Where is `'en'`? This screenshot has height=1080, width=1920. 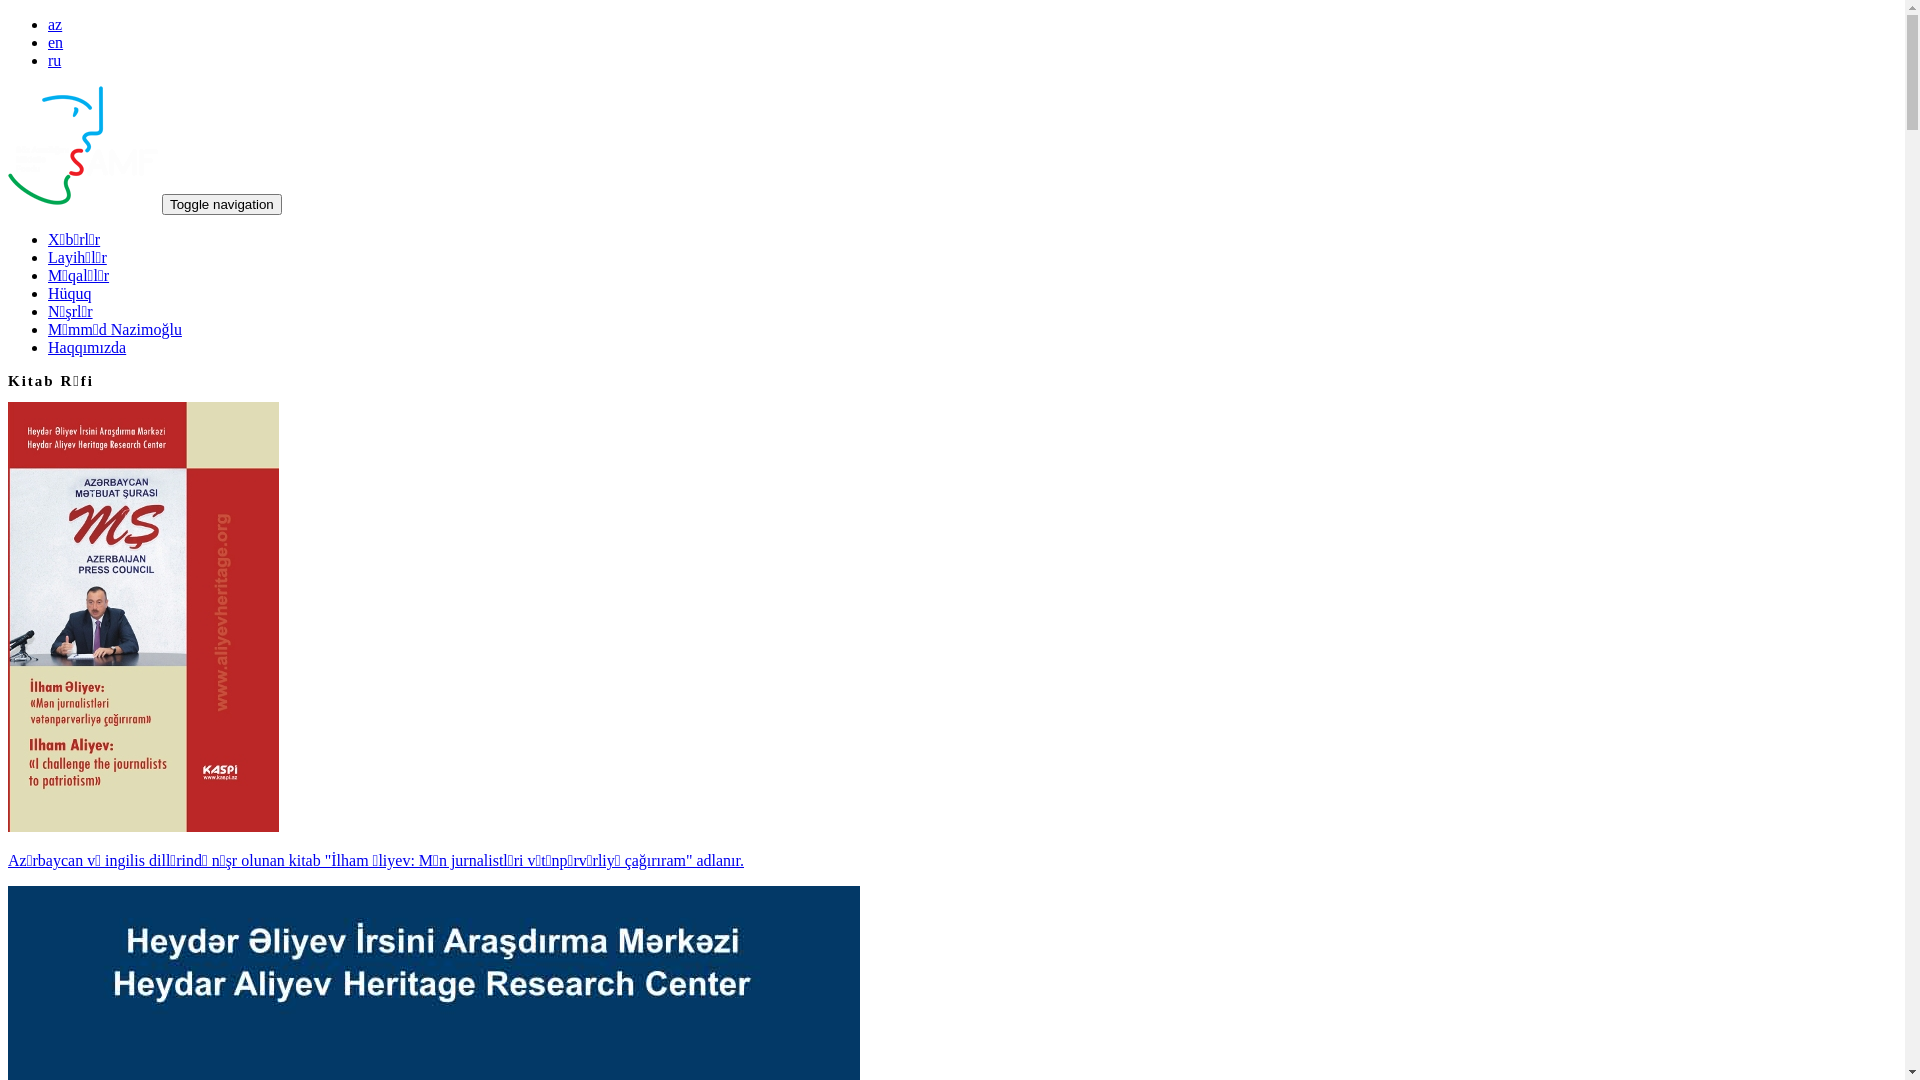
'en' is located at coordinates (55, 42).